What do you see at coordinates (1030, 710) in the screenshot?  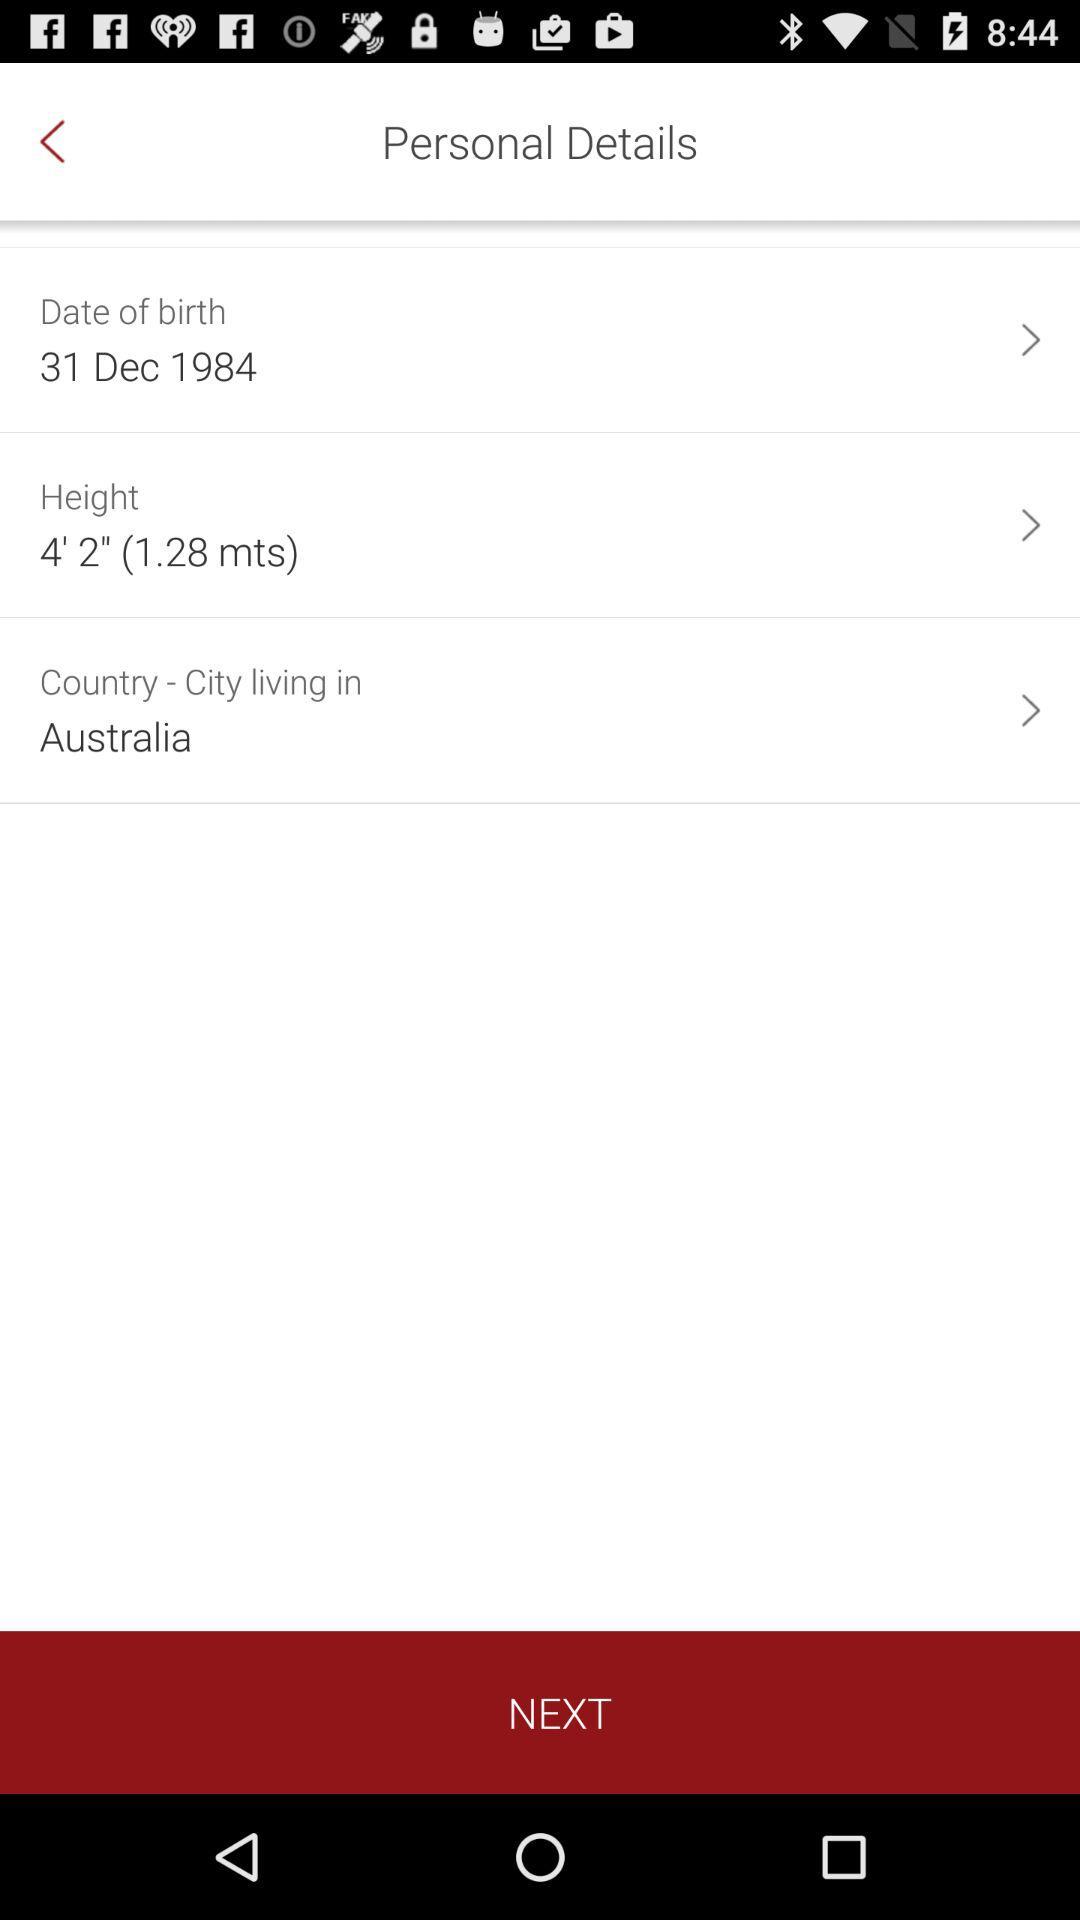 I see `app to the right of country city living item` at bounding box center [1030, 710].